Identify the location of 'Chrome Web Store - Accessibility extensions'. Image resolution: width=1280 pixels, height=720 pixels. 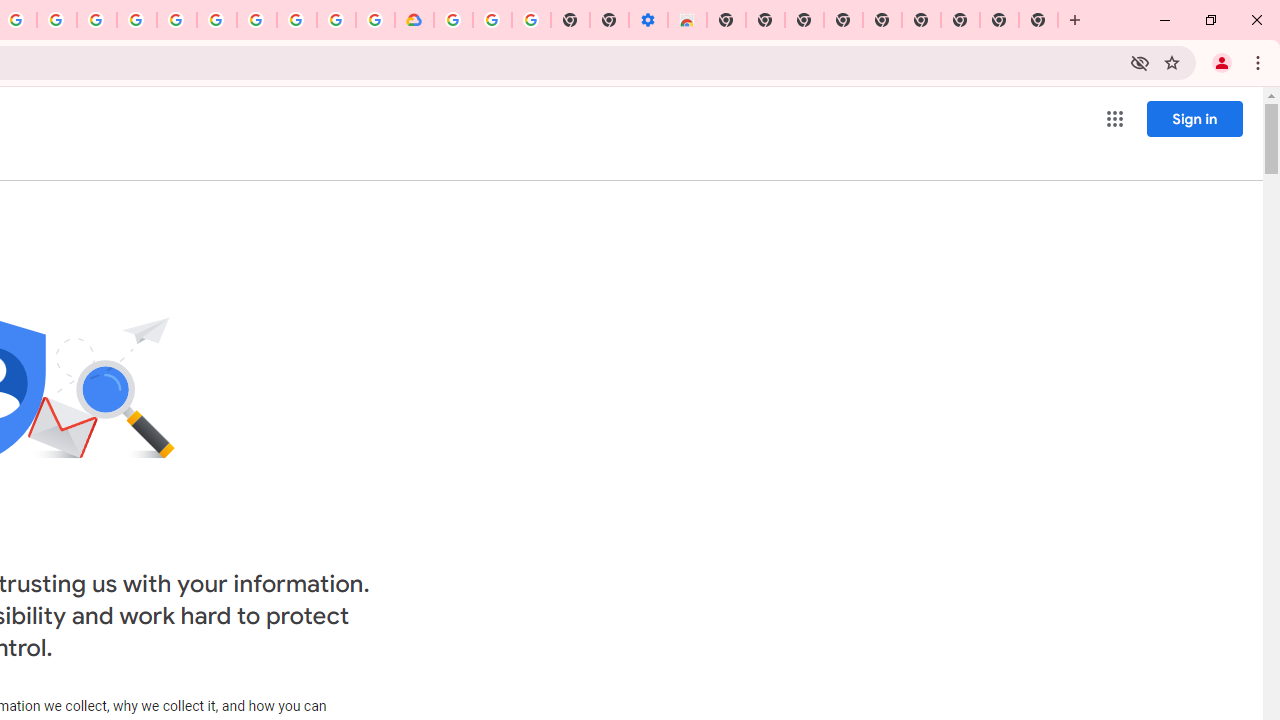
(687, 20).